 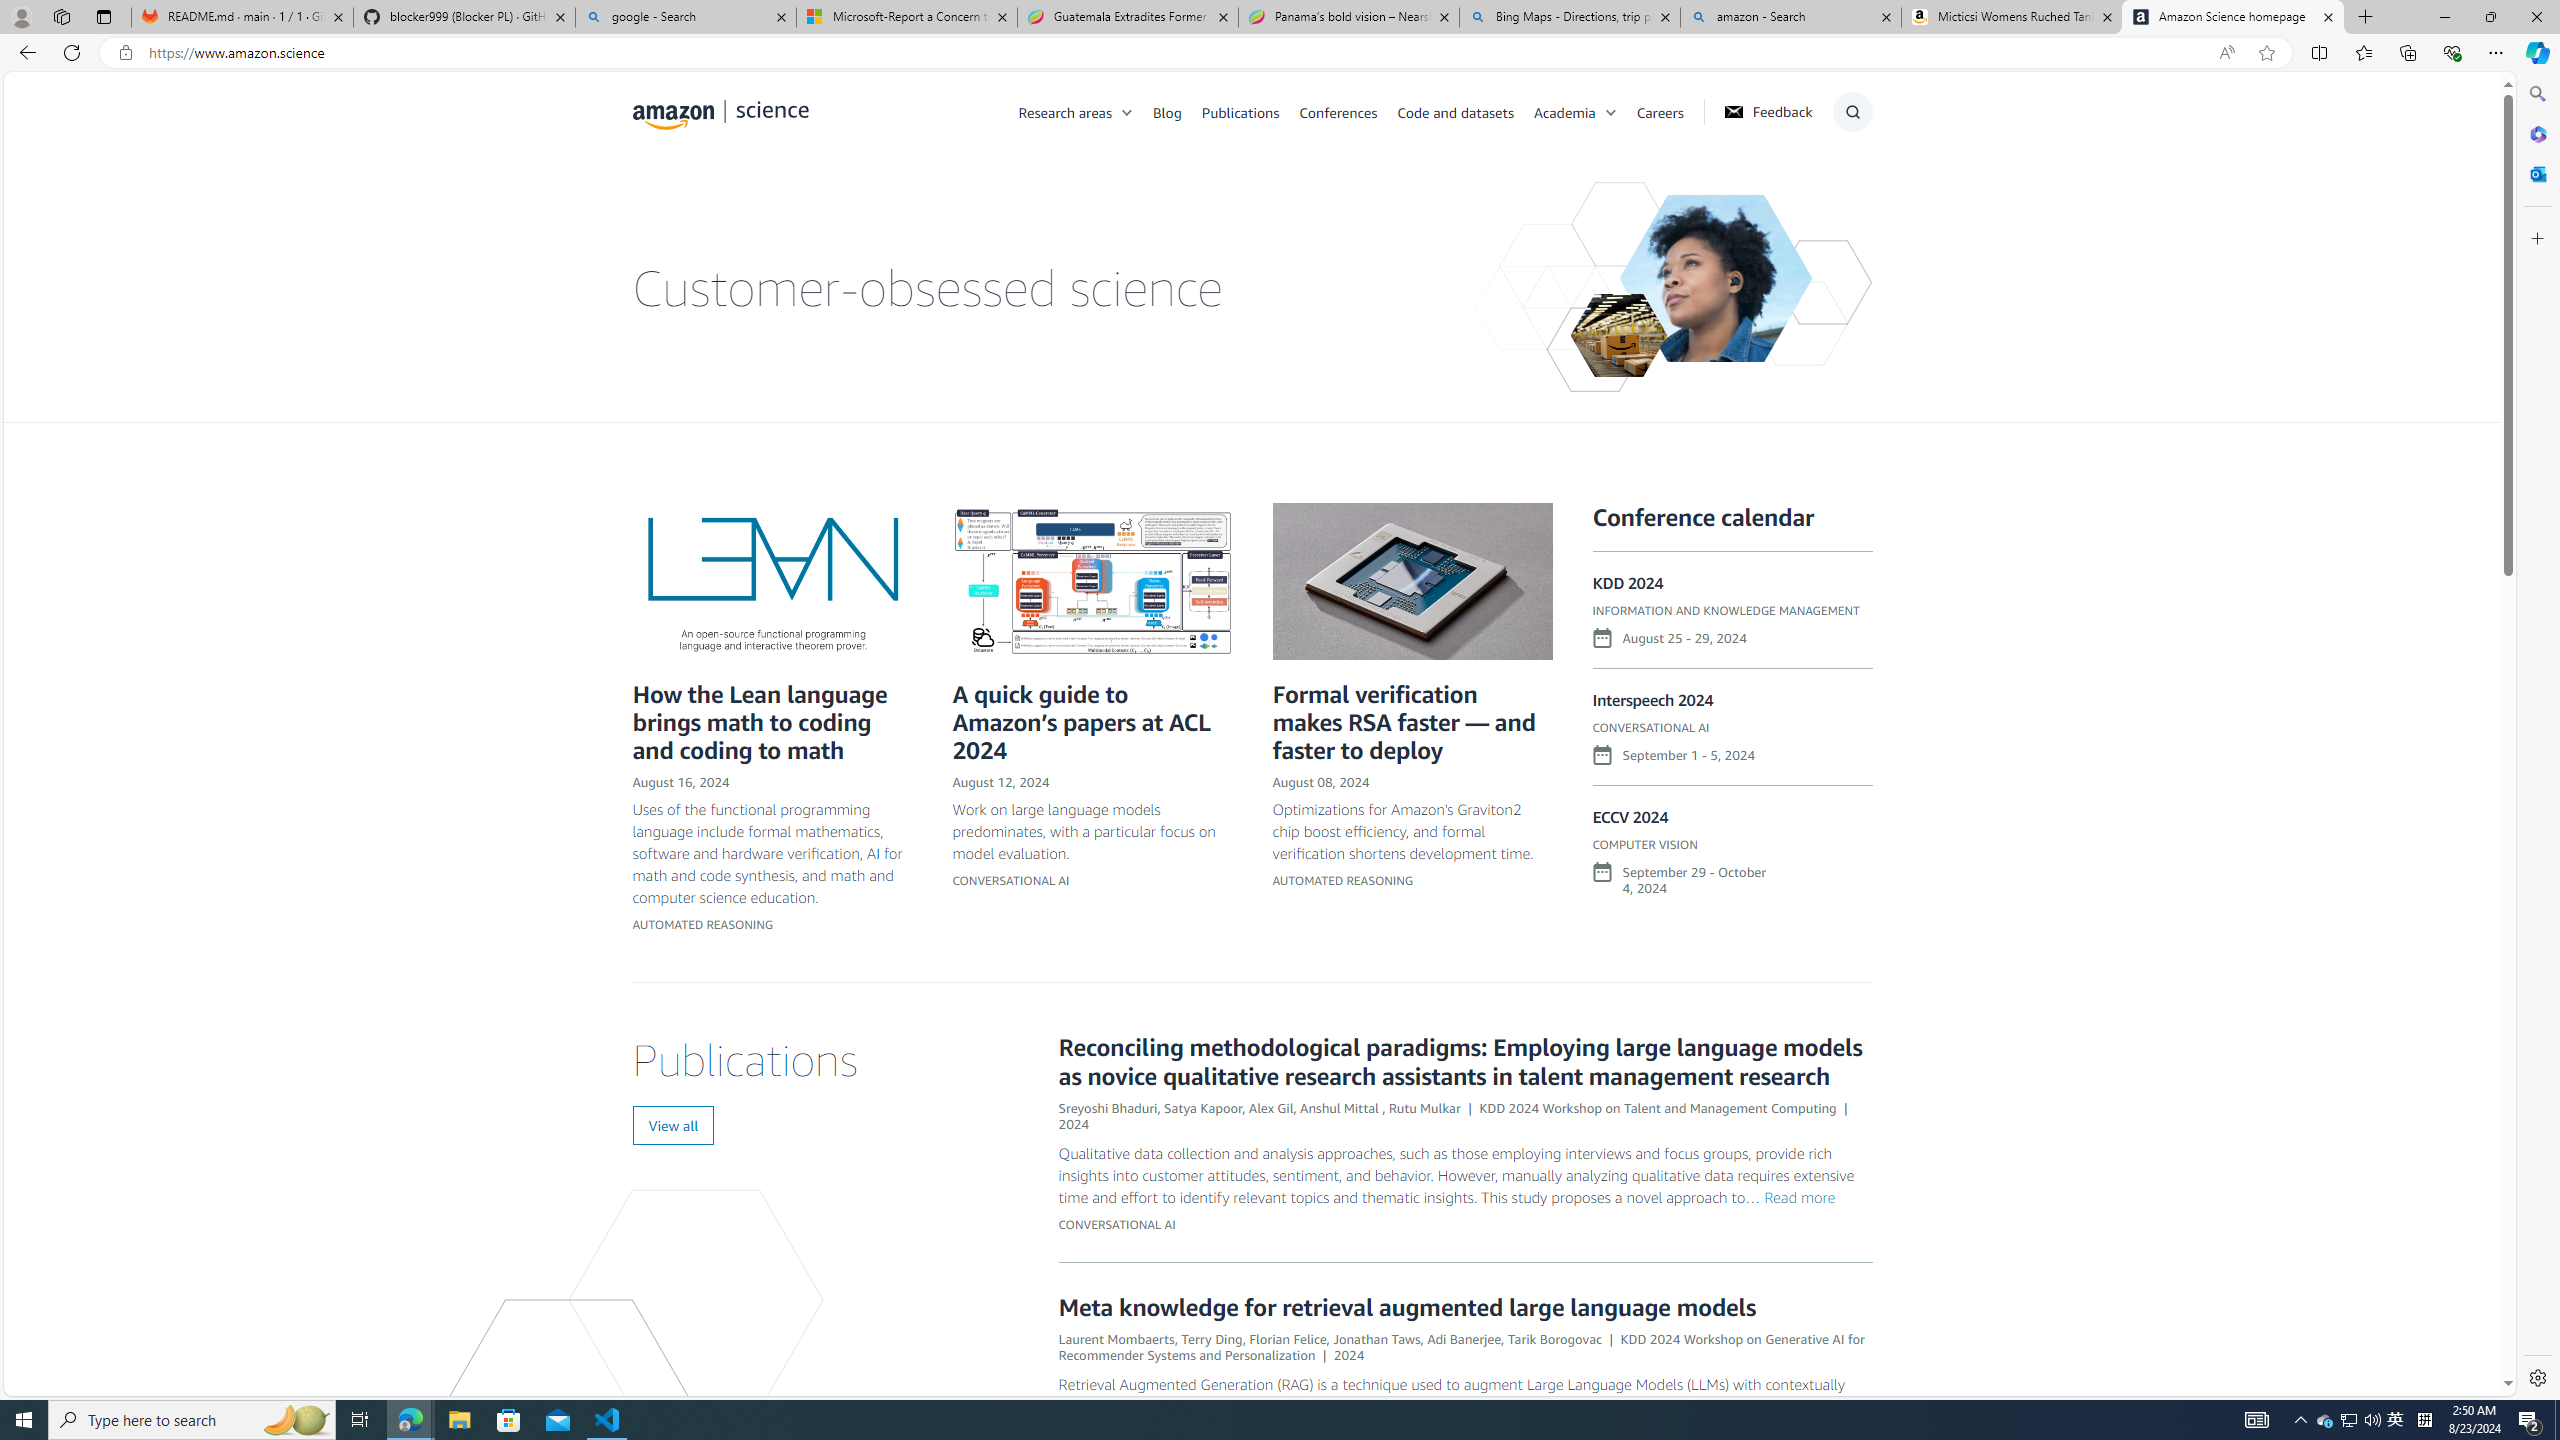 What do you see at coordinates (1346, 111) in the screenshot?
I see `'Conferences'` at bounding box center [1346, 111].